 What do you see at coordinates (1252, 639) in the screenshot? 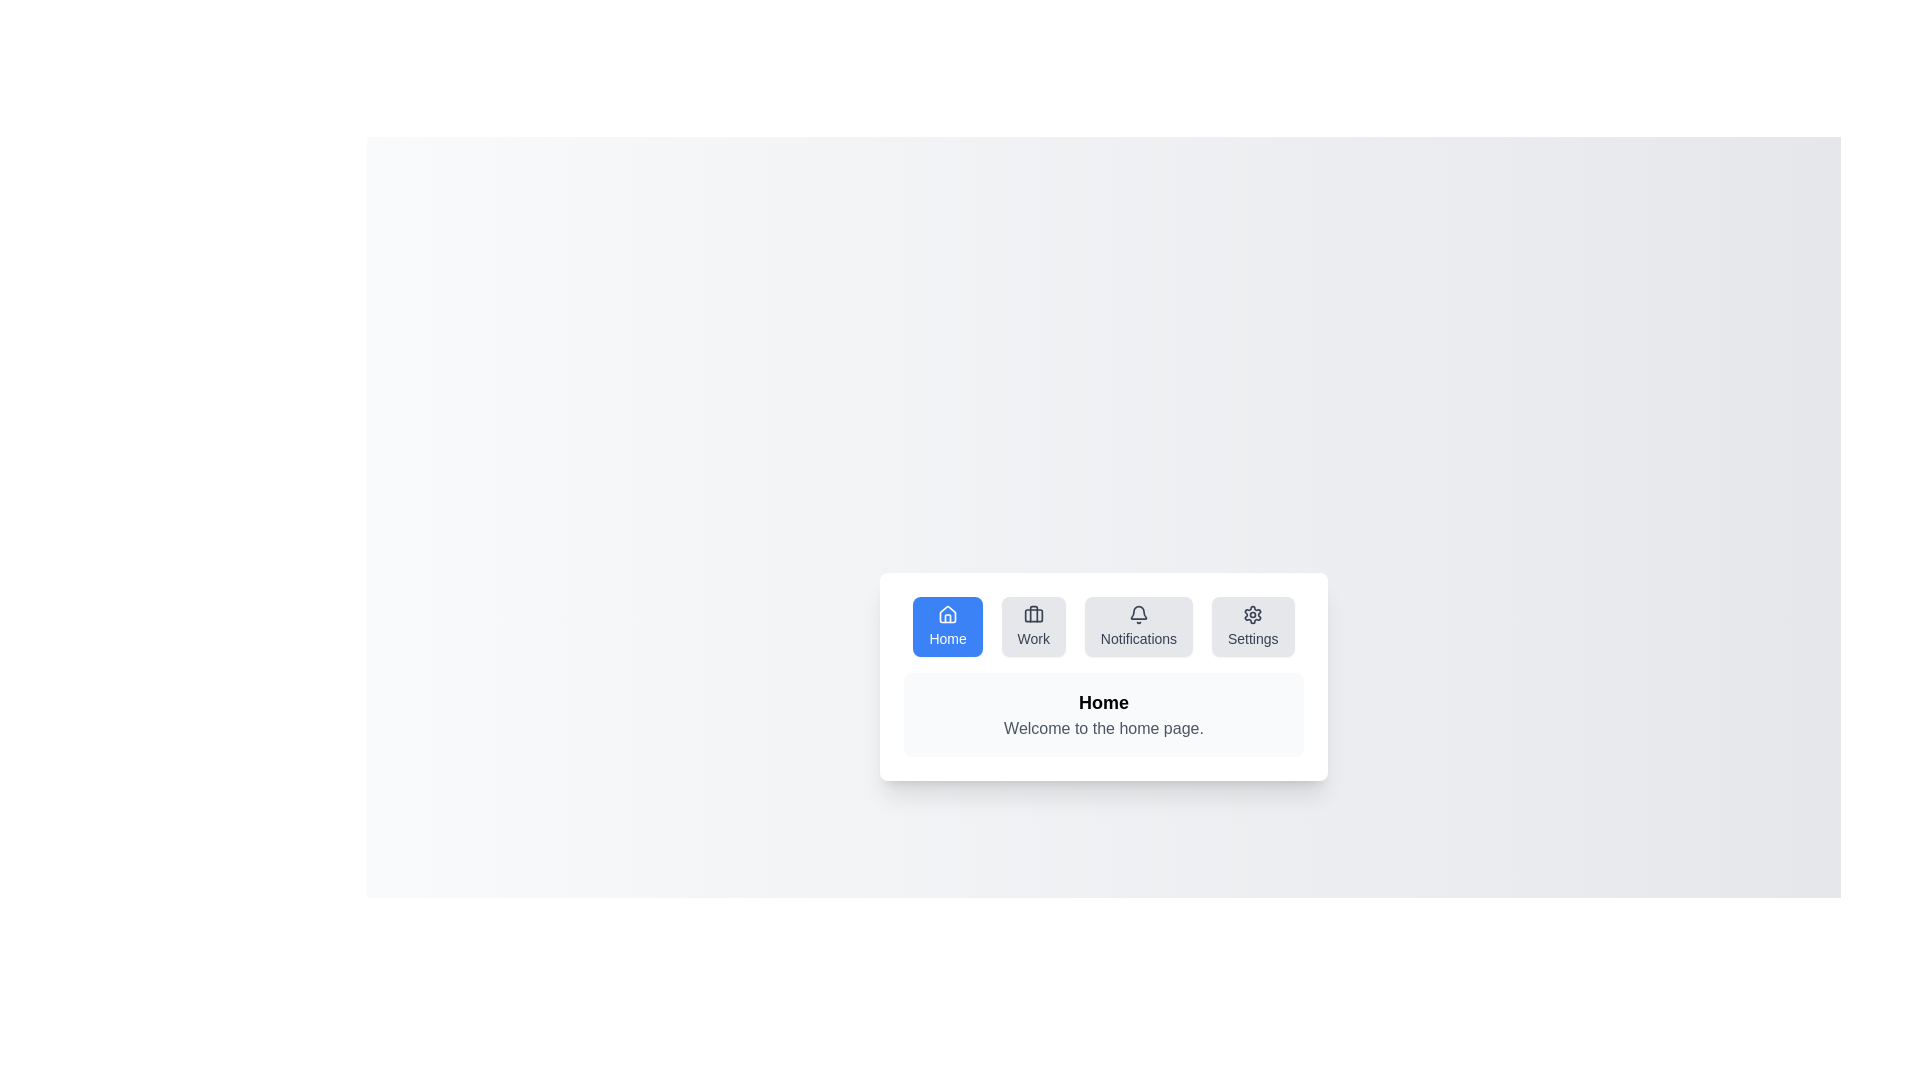
I see `the 'Settings' text label that is located at the bottom of the fourth button from the left in a horizontal button group, which is part of a card-like component` at bounding box center [1252, 639].